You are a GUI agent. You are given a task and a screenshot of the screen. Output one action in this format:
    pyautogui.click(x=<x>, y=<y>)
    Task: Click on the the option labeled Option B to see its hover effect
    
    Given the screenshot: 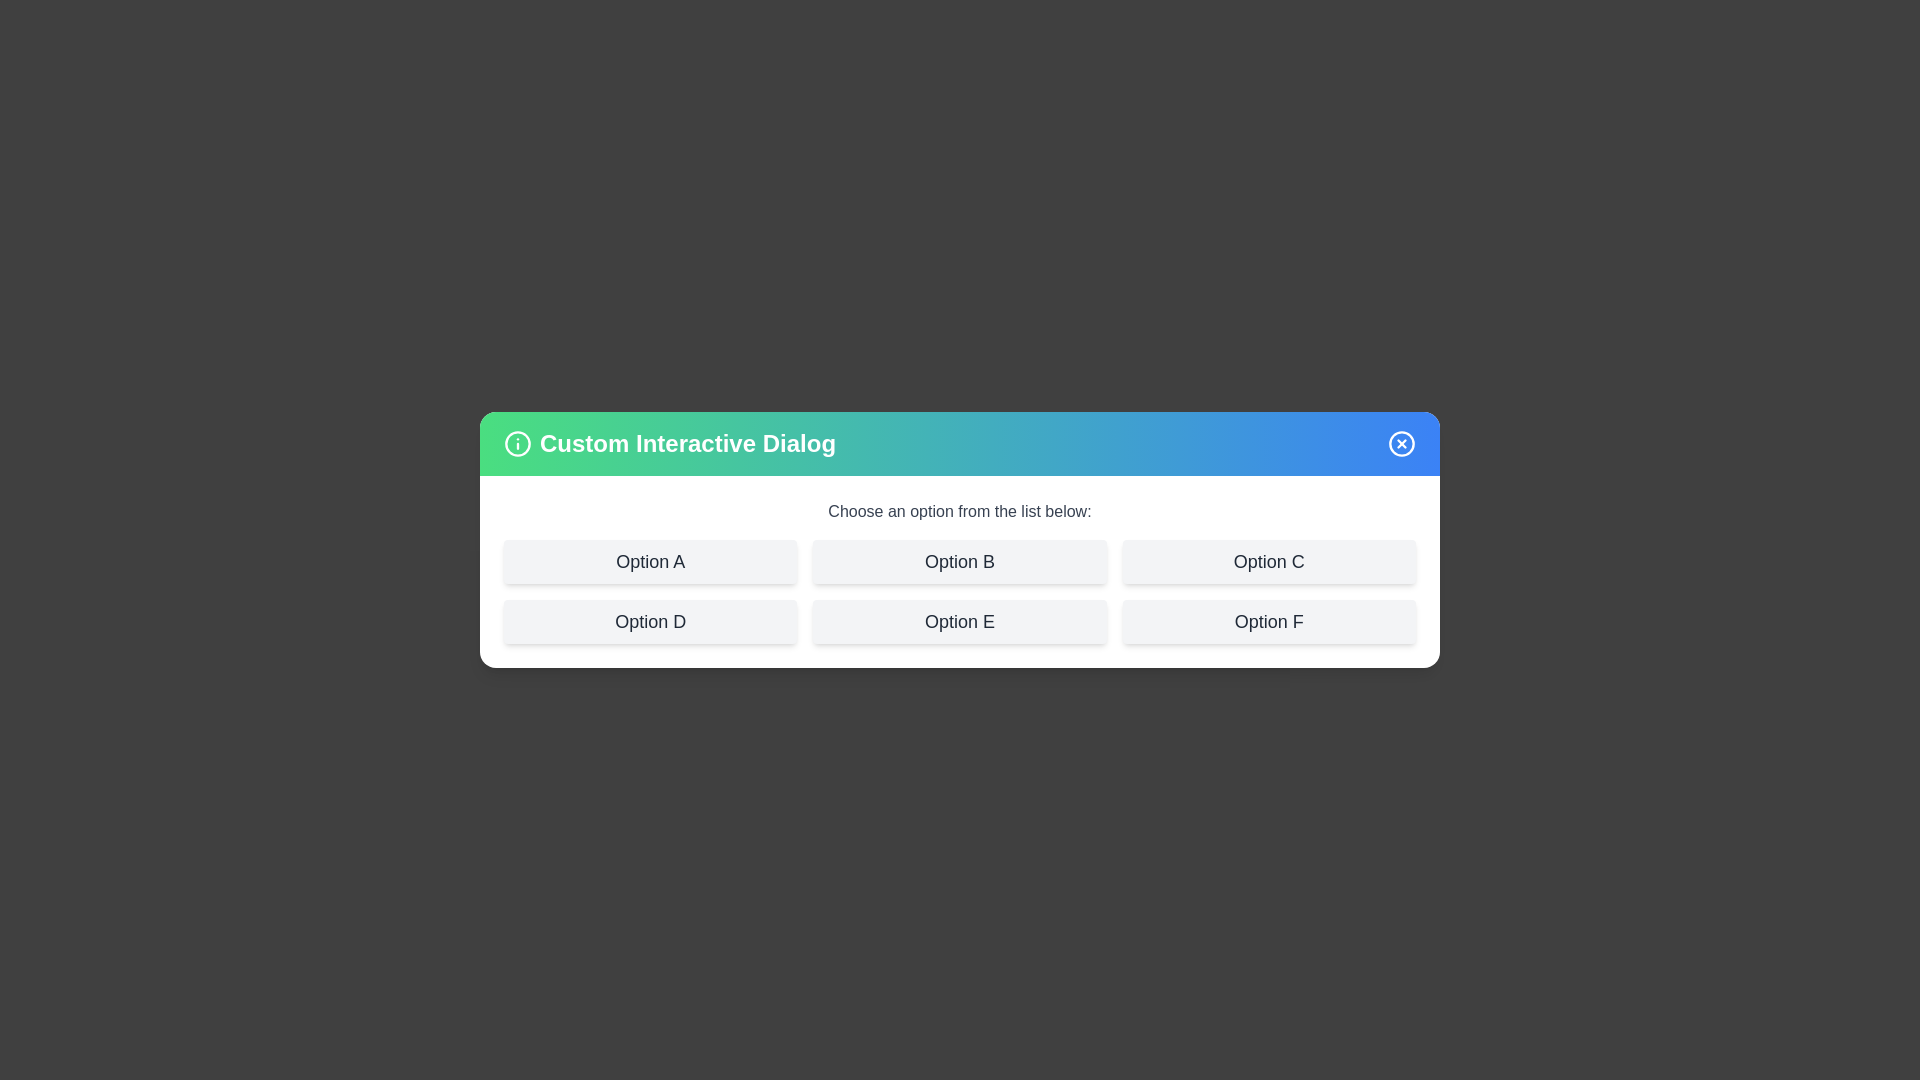 What is the action you would take?
    pyautogui.click(x=960, y=562)
    